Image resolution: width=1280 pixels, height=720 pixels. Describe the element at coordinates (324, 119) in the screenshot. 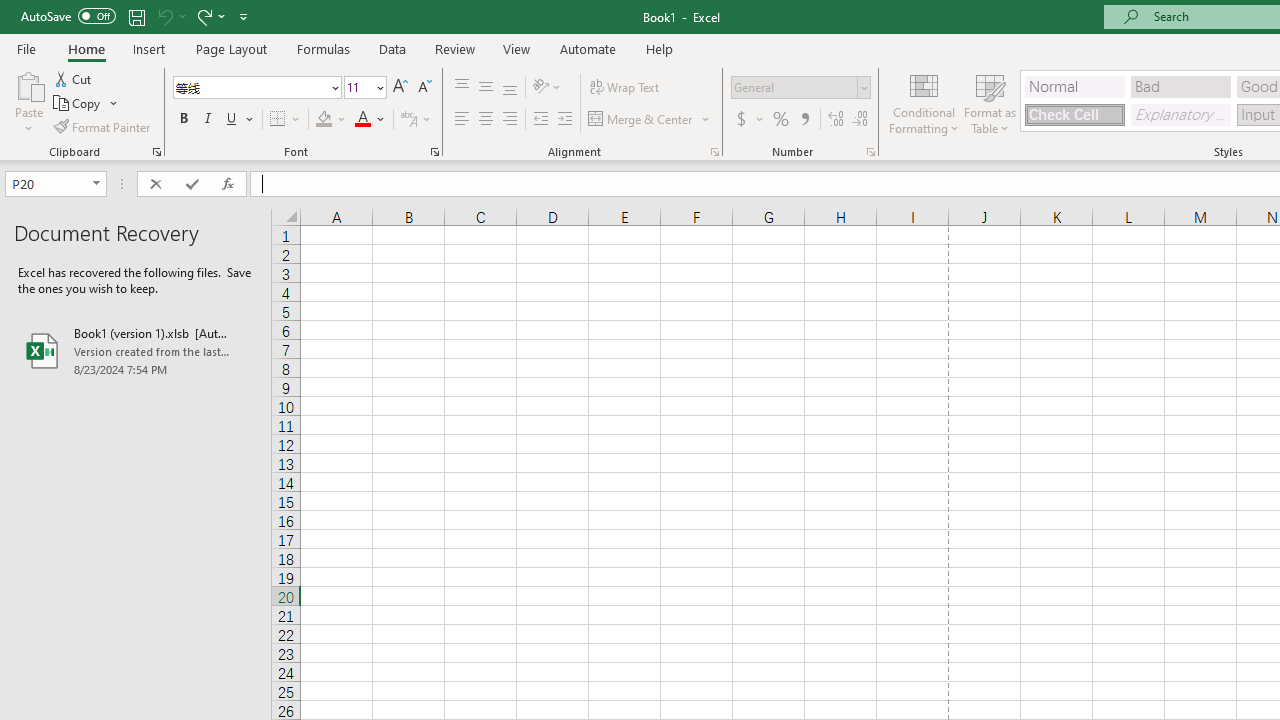

I see `'Fill Color RGB(255, 255, 0)'` at that location.